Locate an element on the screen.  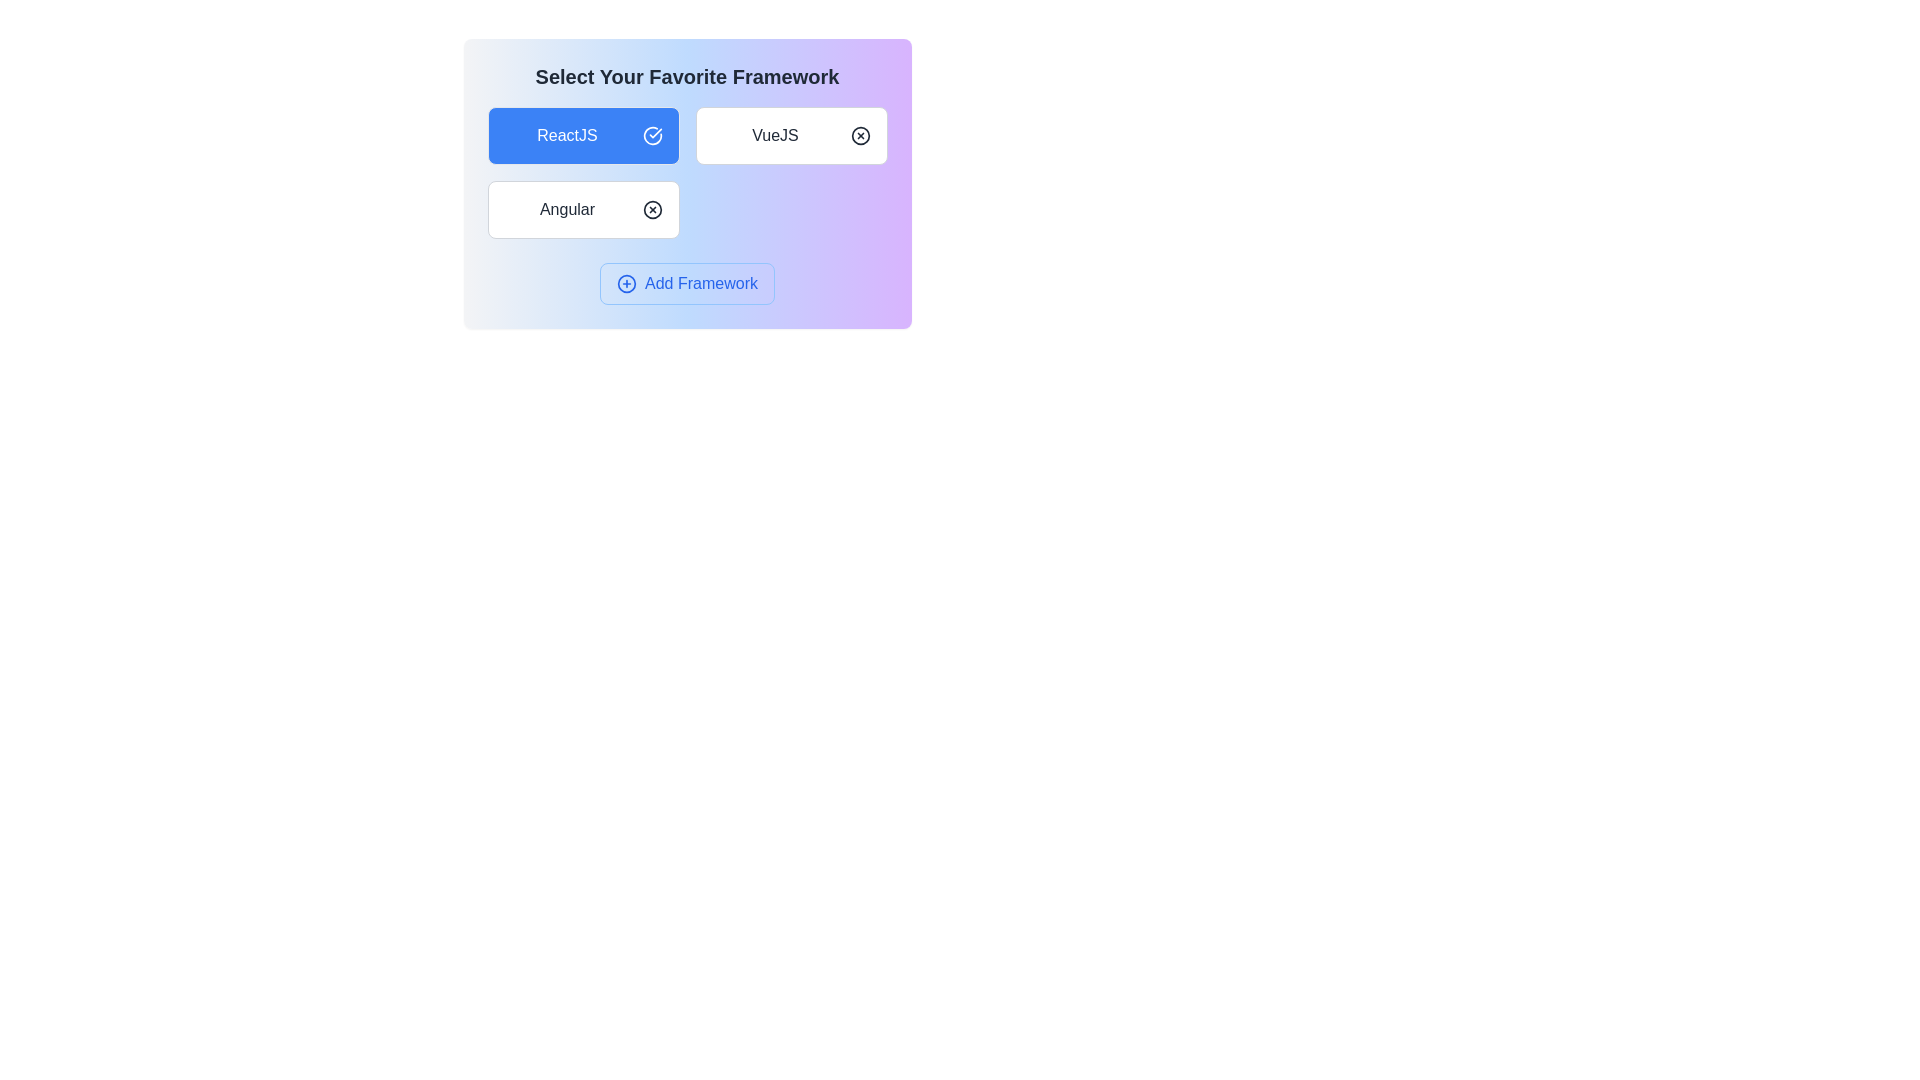
the chip labeled ReactJS is located at coordinates (582, 135).